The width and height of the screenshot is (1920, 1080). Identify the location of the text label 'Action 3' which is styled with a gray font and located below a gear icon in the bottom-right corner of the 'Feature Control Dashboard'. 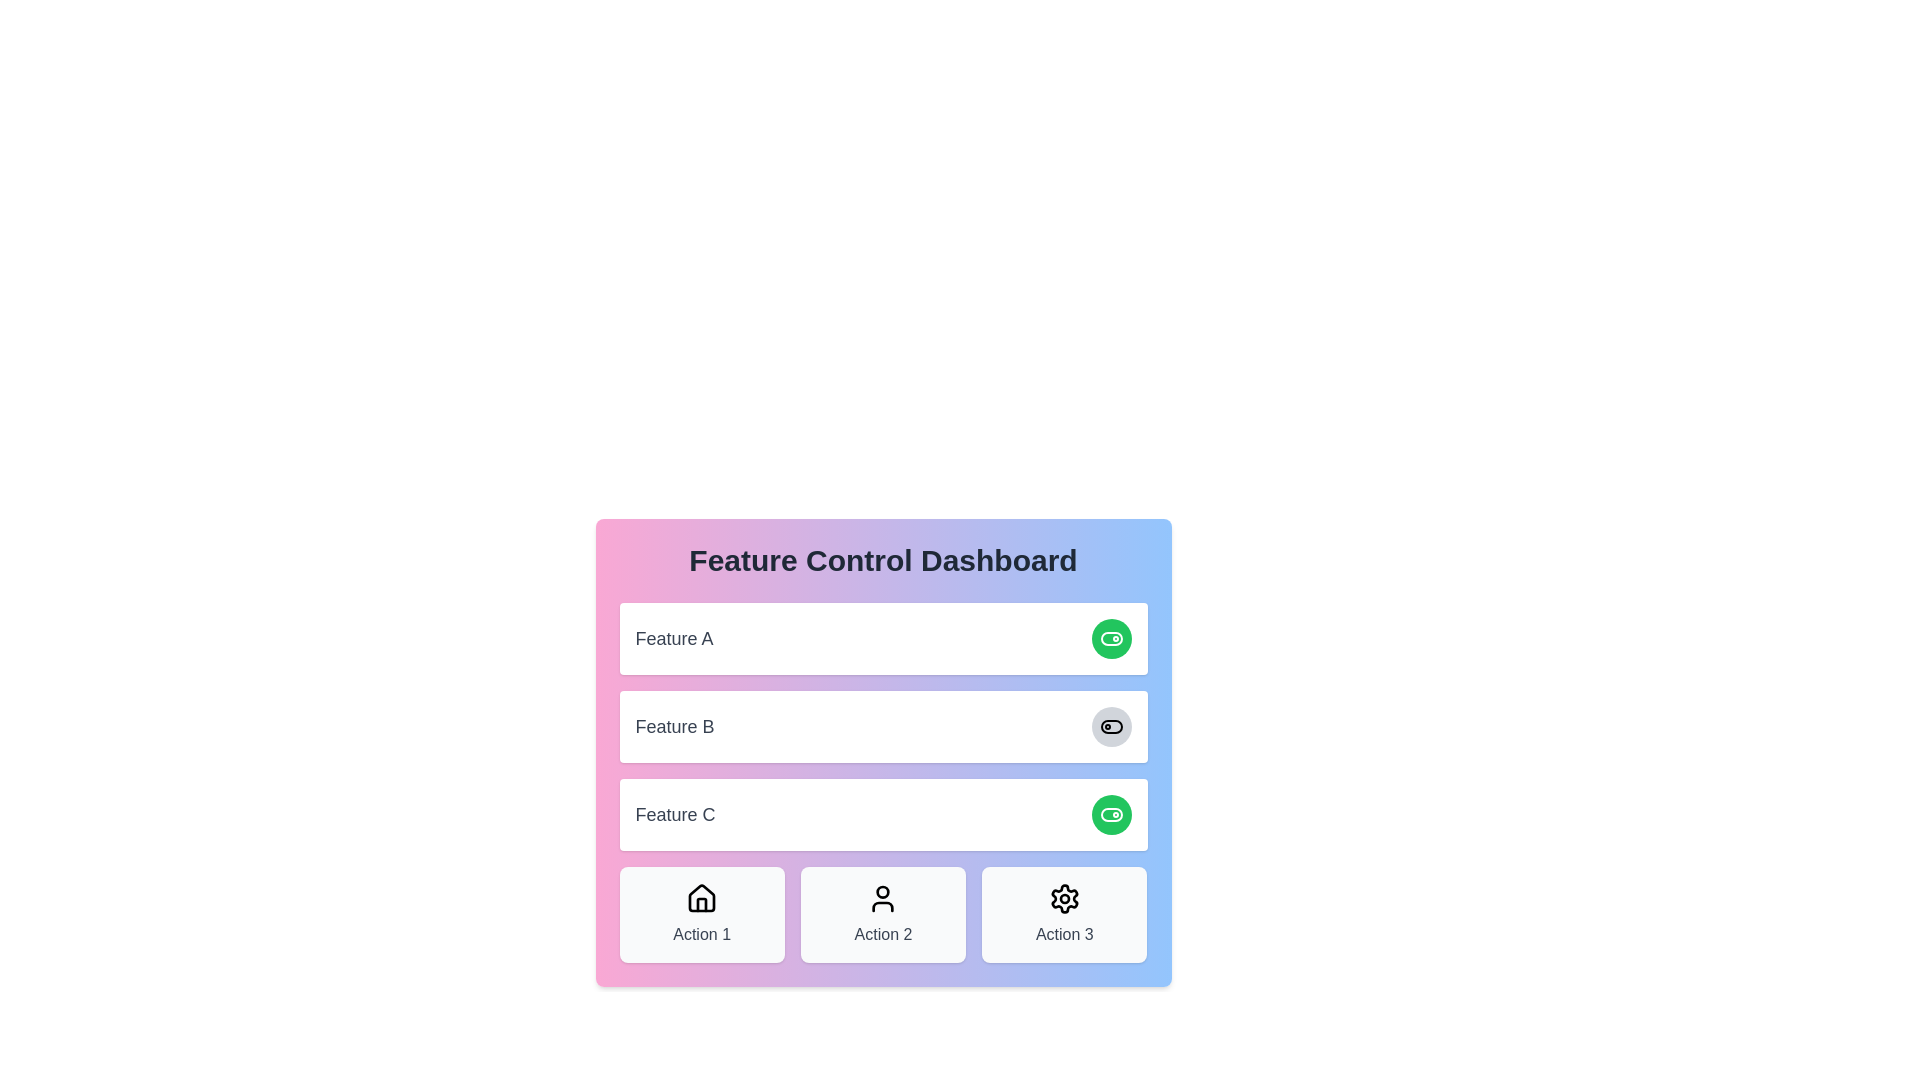
(1063, 934).